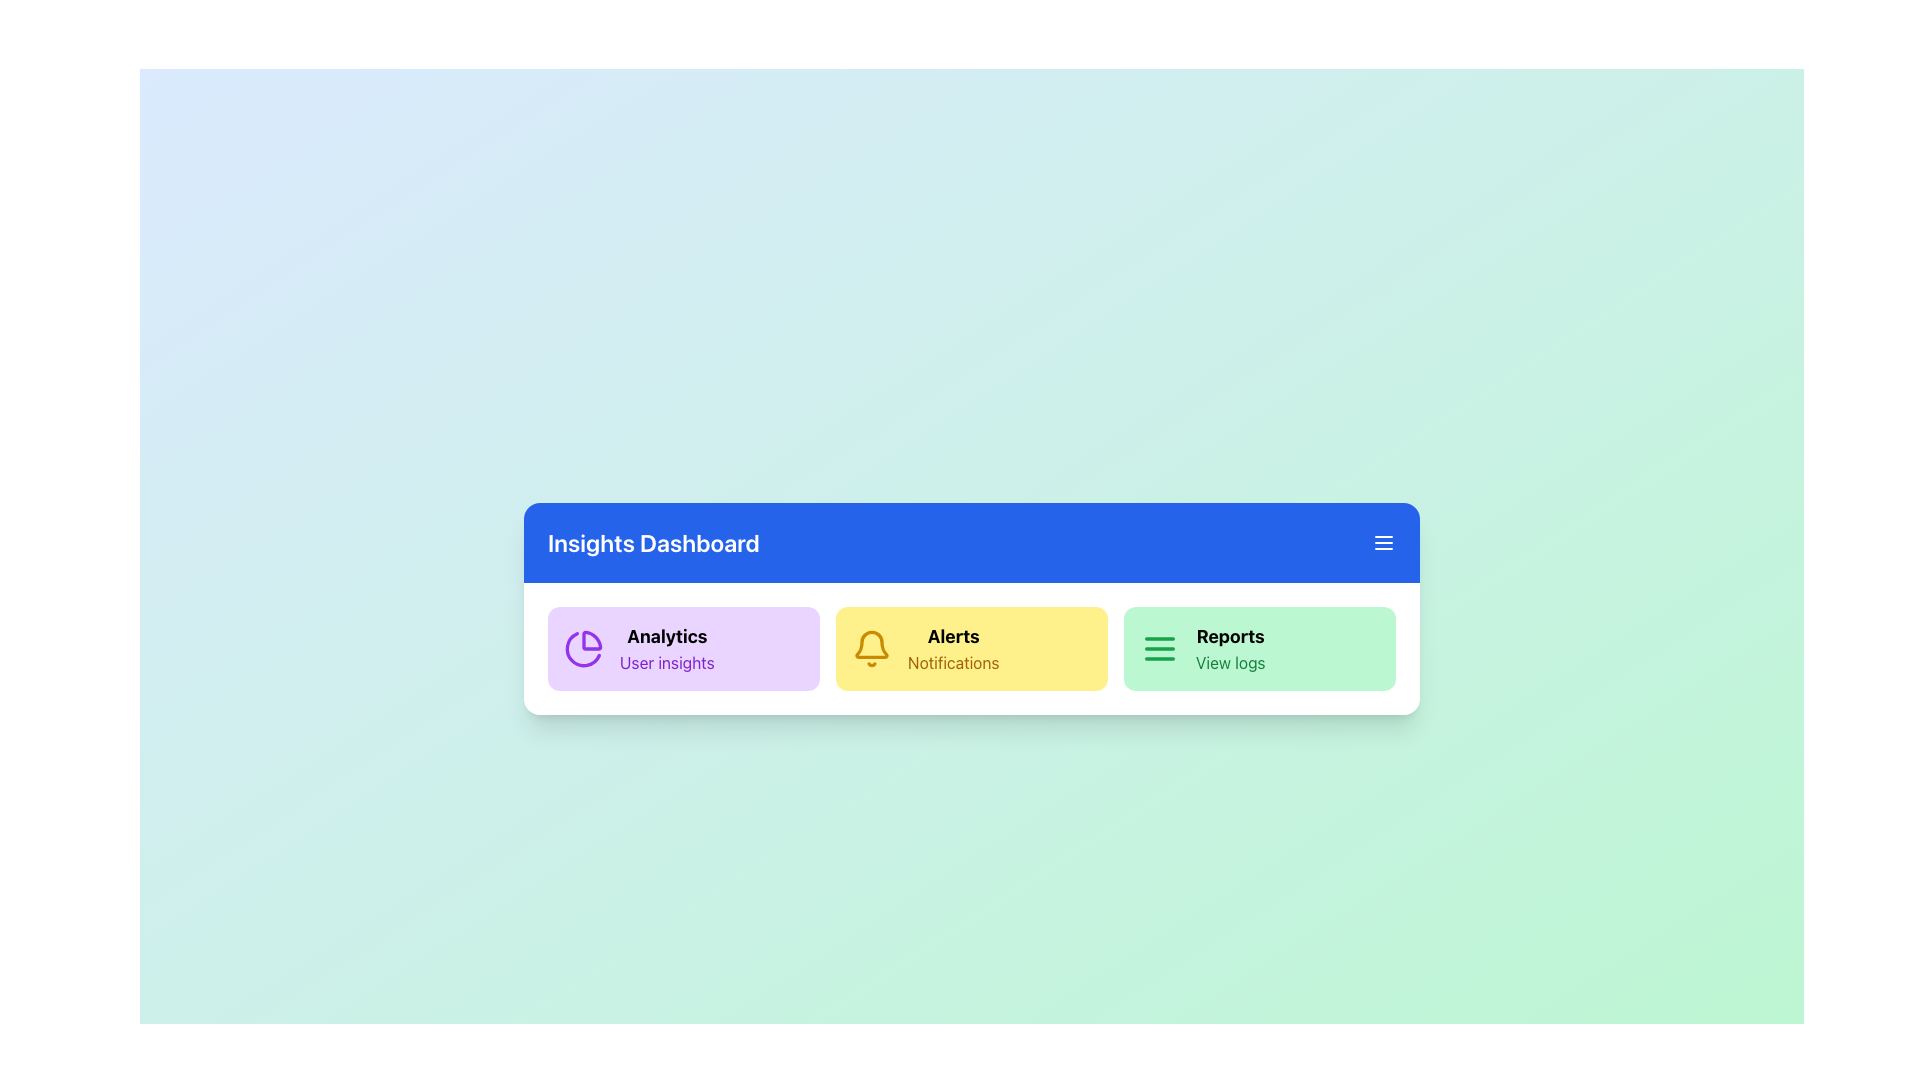 The image size is (1920, 1080). I want to click on the second button in the horizontally aligned widgets, which provides access to notifications and alerts in the system, so click(971, 648).